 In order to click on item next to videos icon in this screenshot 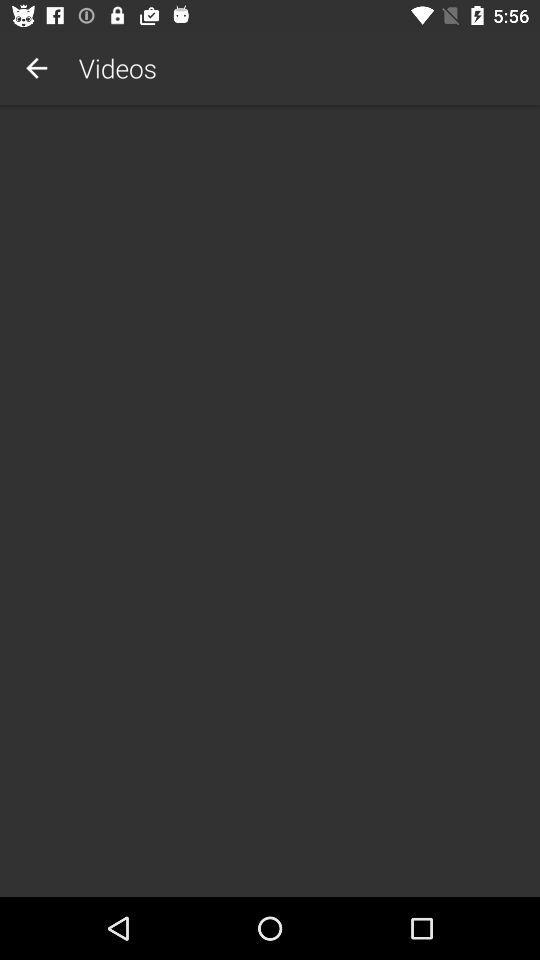, I will do `click(36, 68)`.